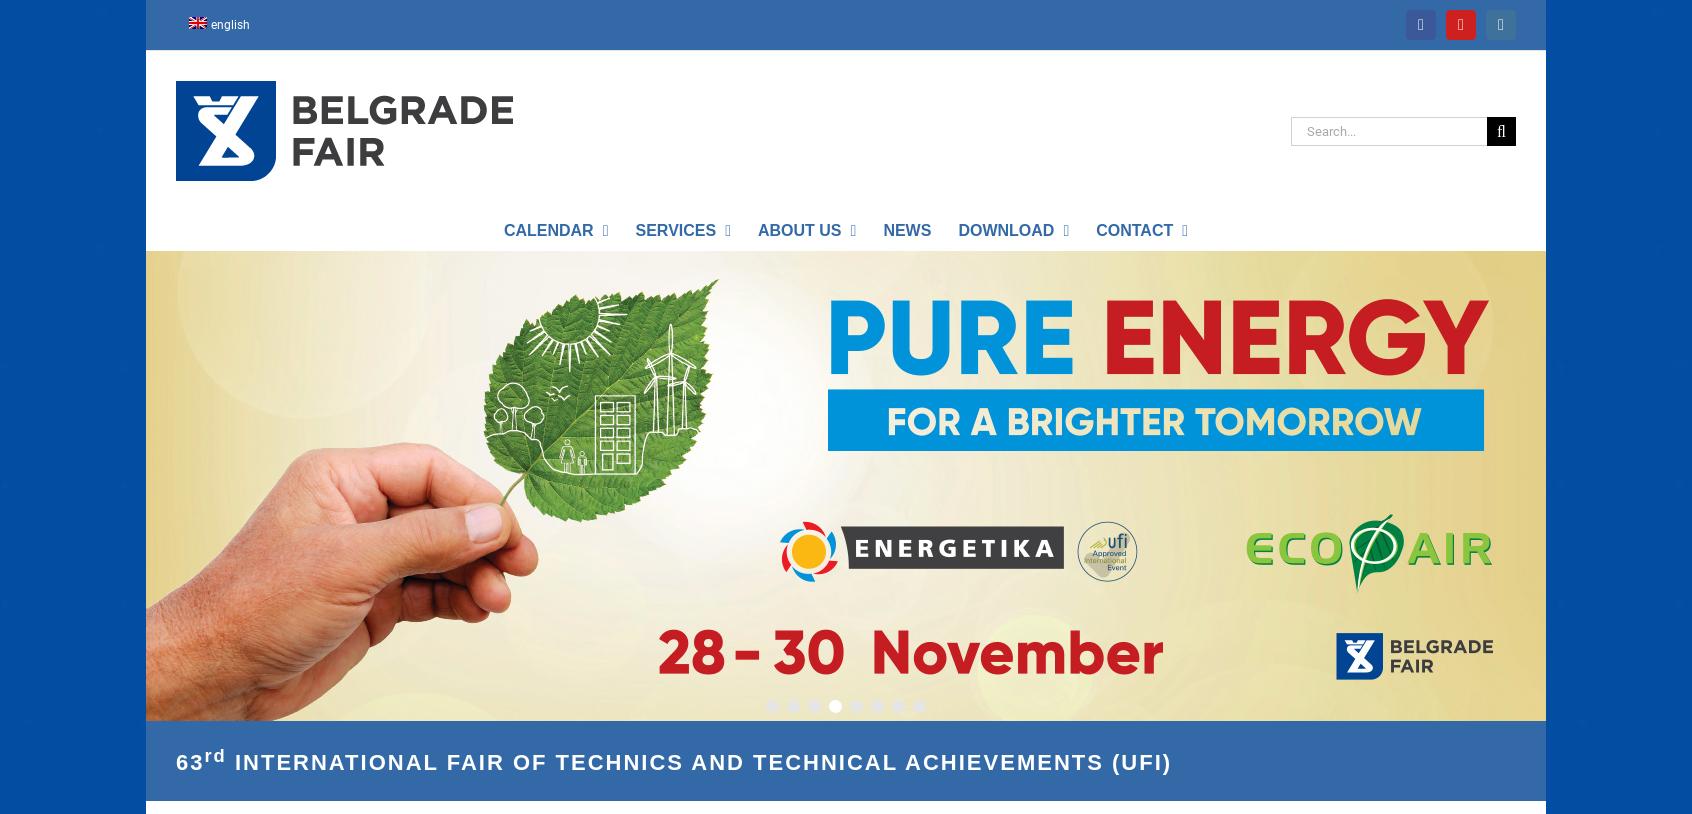  I want to click on '63', so click(189, 762).